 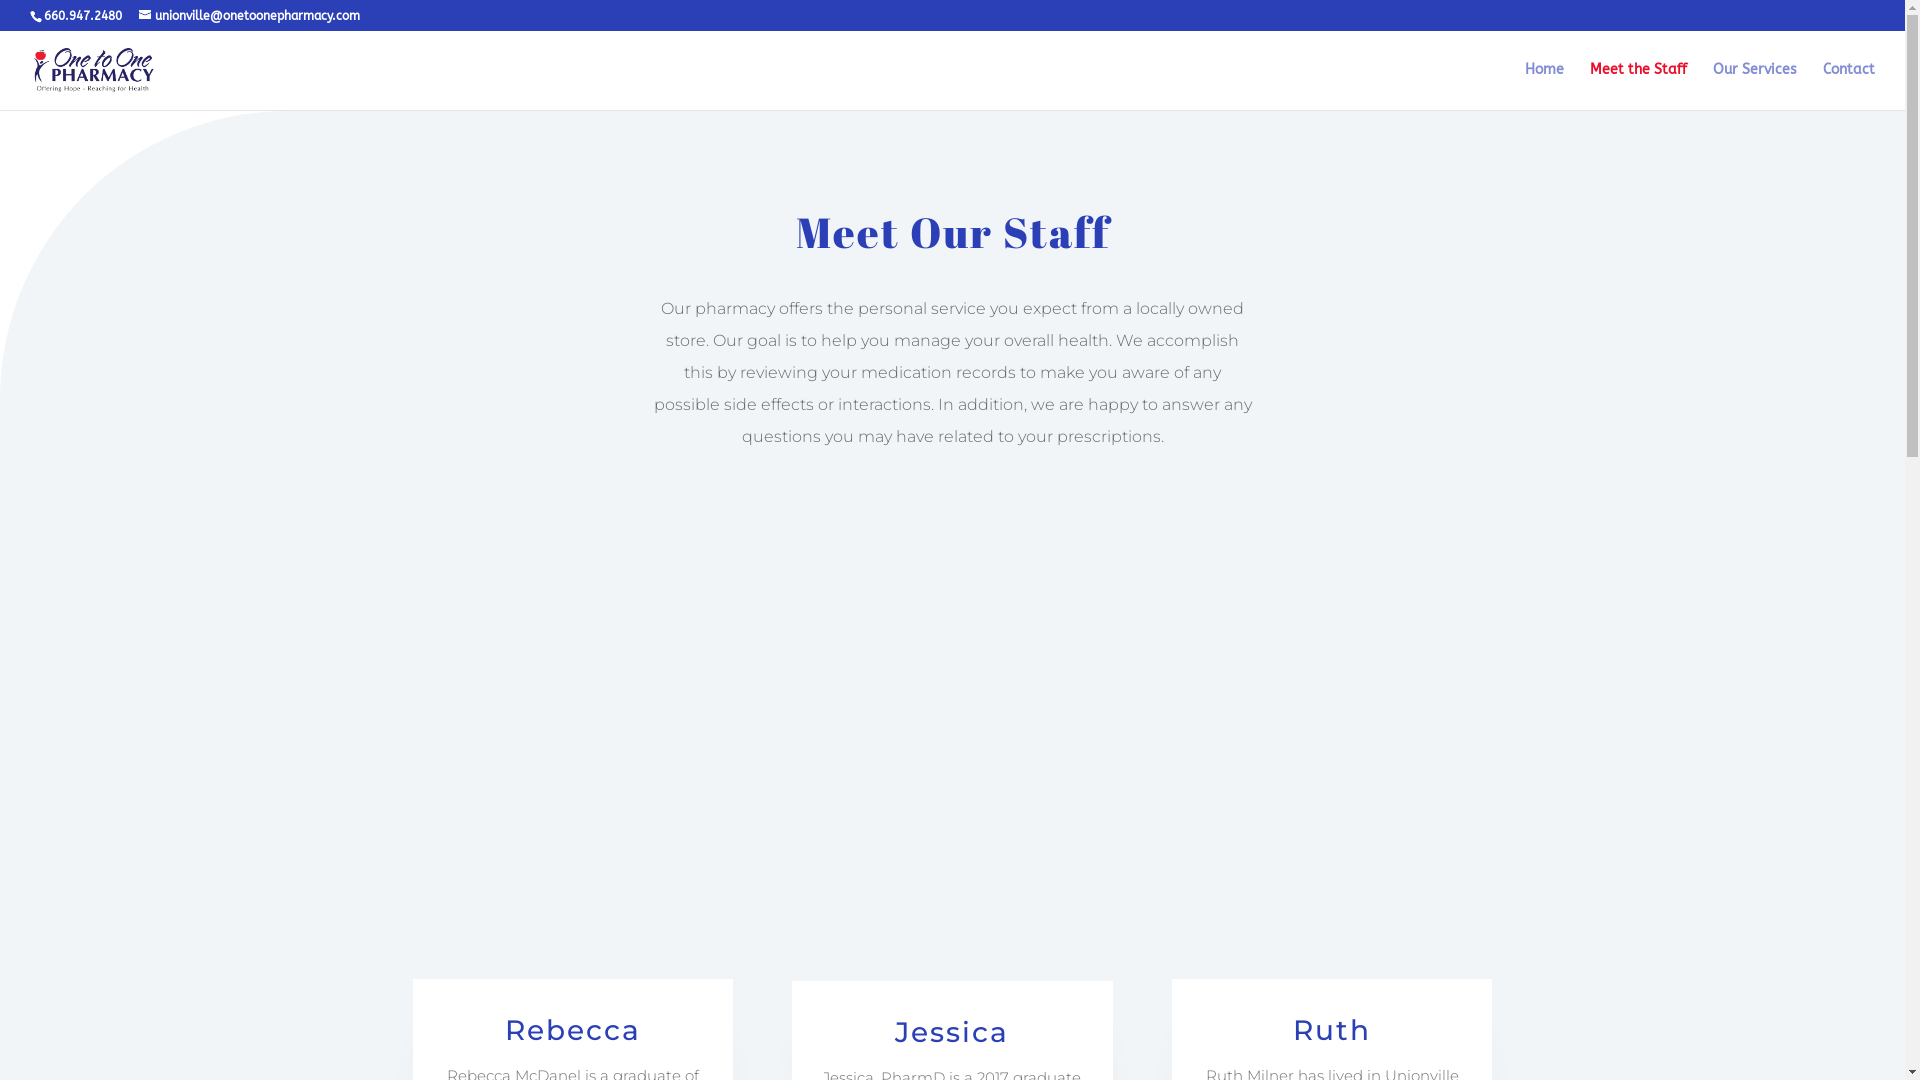 What do you see at coordinates (1638, 85) in the screenshot?
I see `'Meet the Staff'` at bounding box center [1638, 85].